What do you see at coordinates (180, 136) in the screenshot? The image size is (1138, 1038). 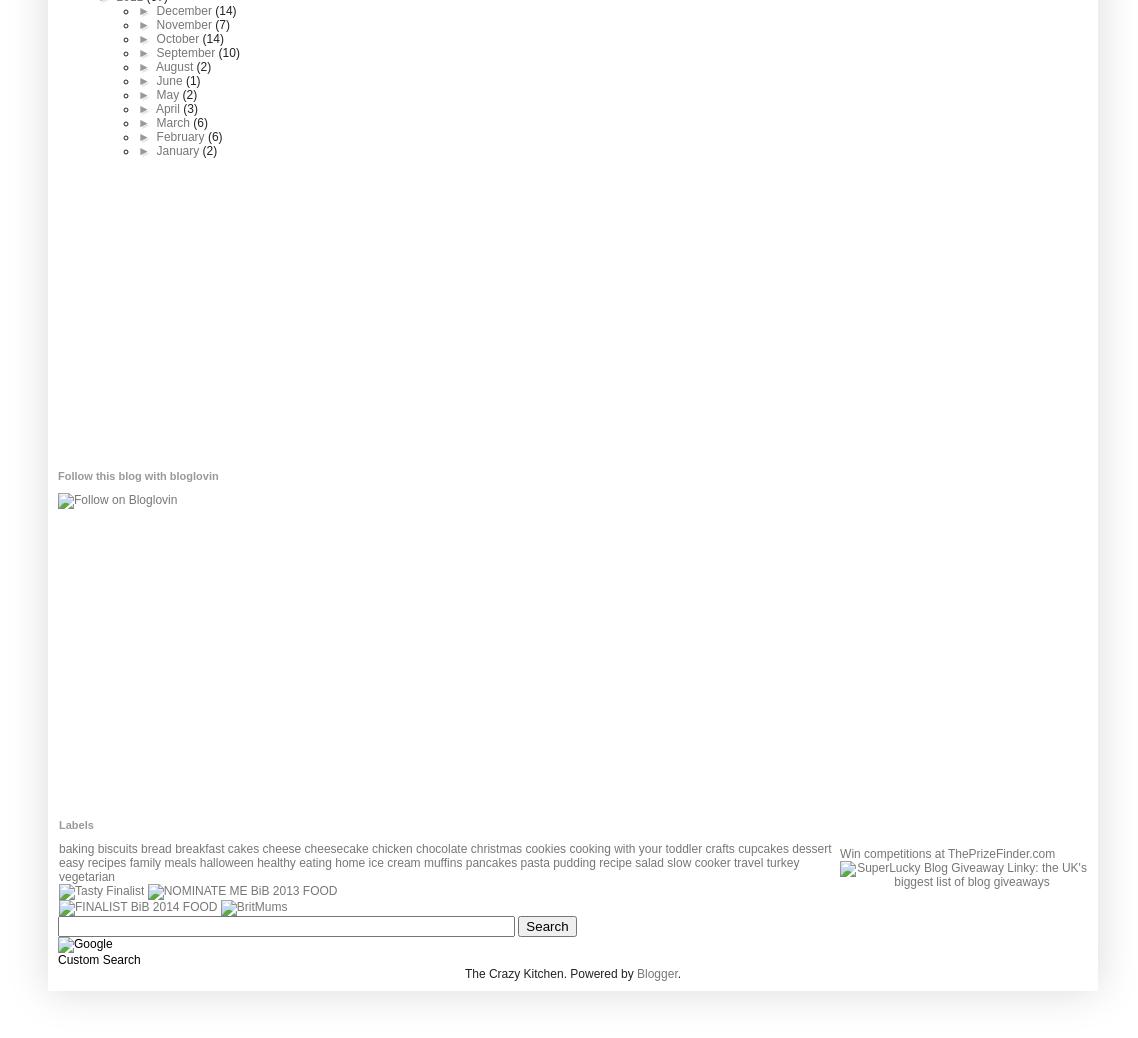 I see `'February'` at bounding box center [180, 136].